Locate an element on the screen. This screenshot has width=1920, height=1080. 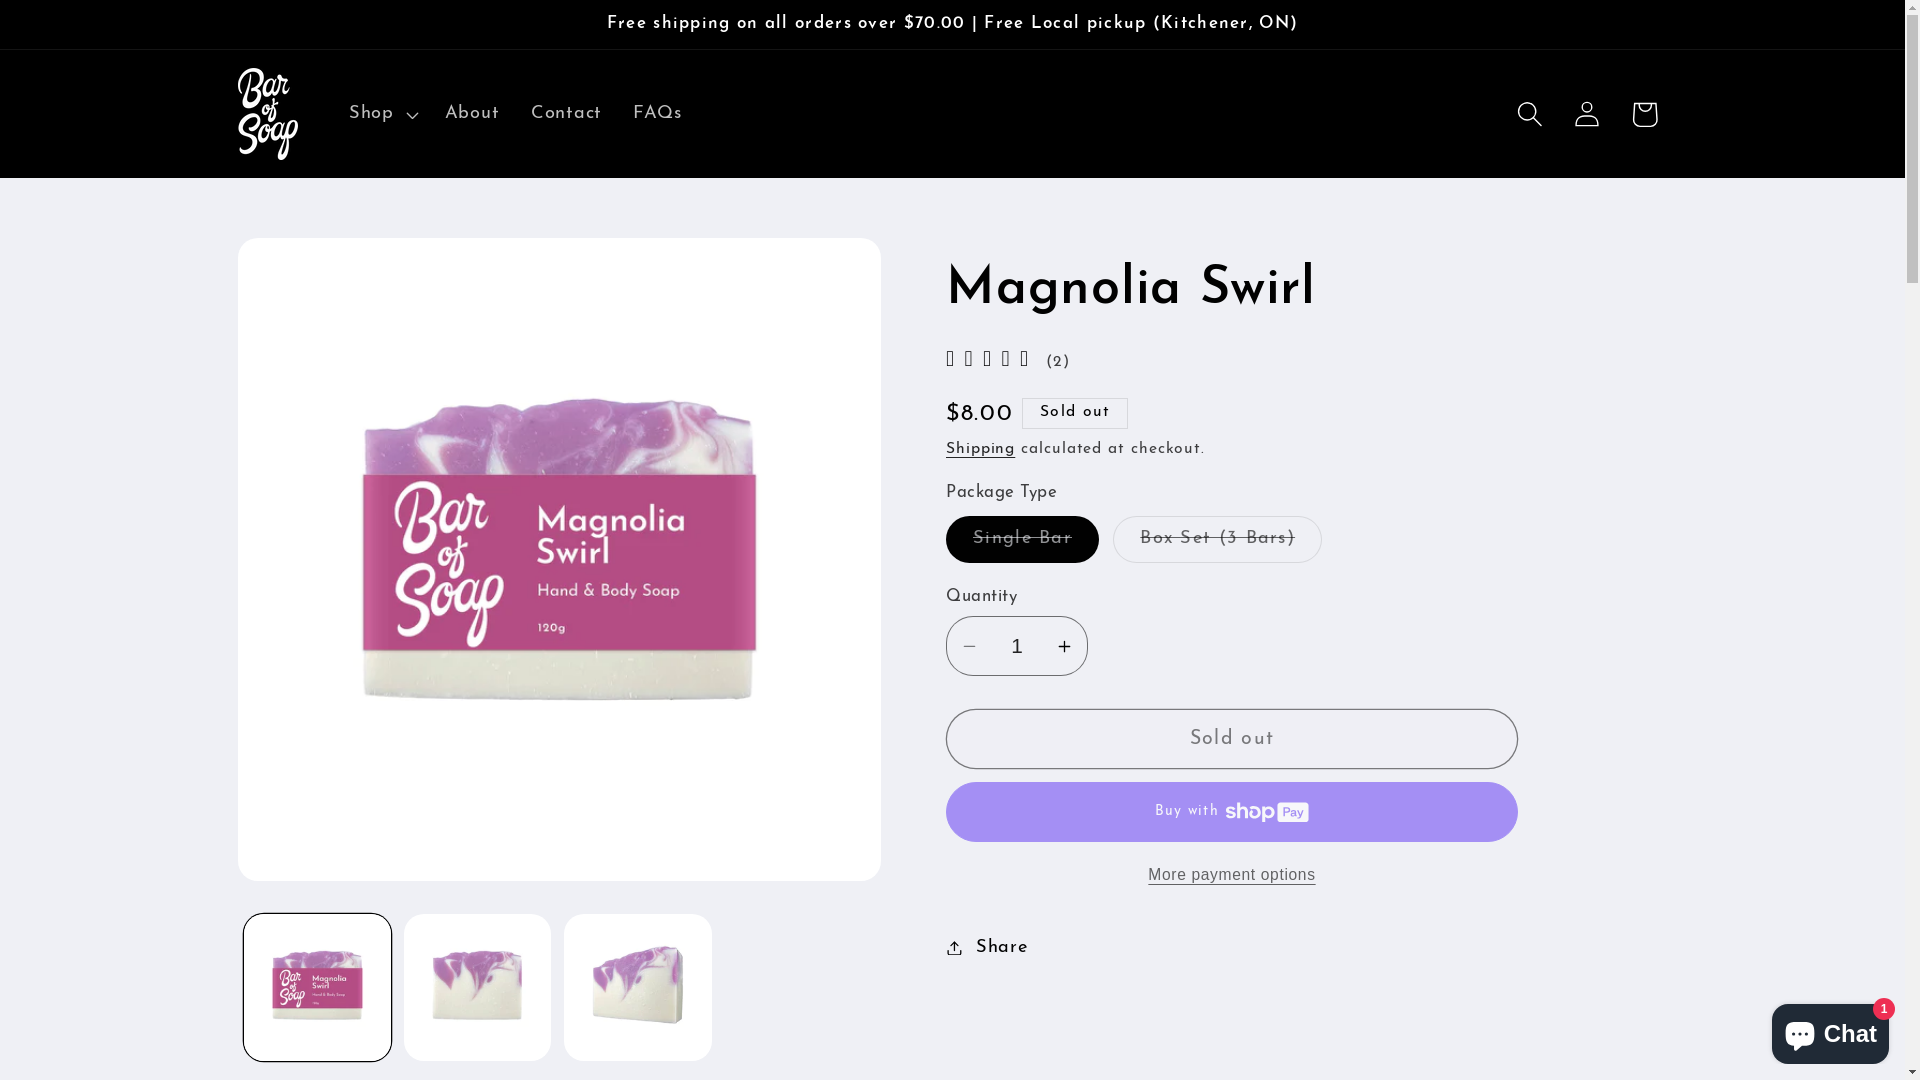
'Sold out' is located at coordinates (1231, 739).